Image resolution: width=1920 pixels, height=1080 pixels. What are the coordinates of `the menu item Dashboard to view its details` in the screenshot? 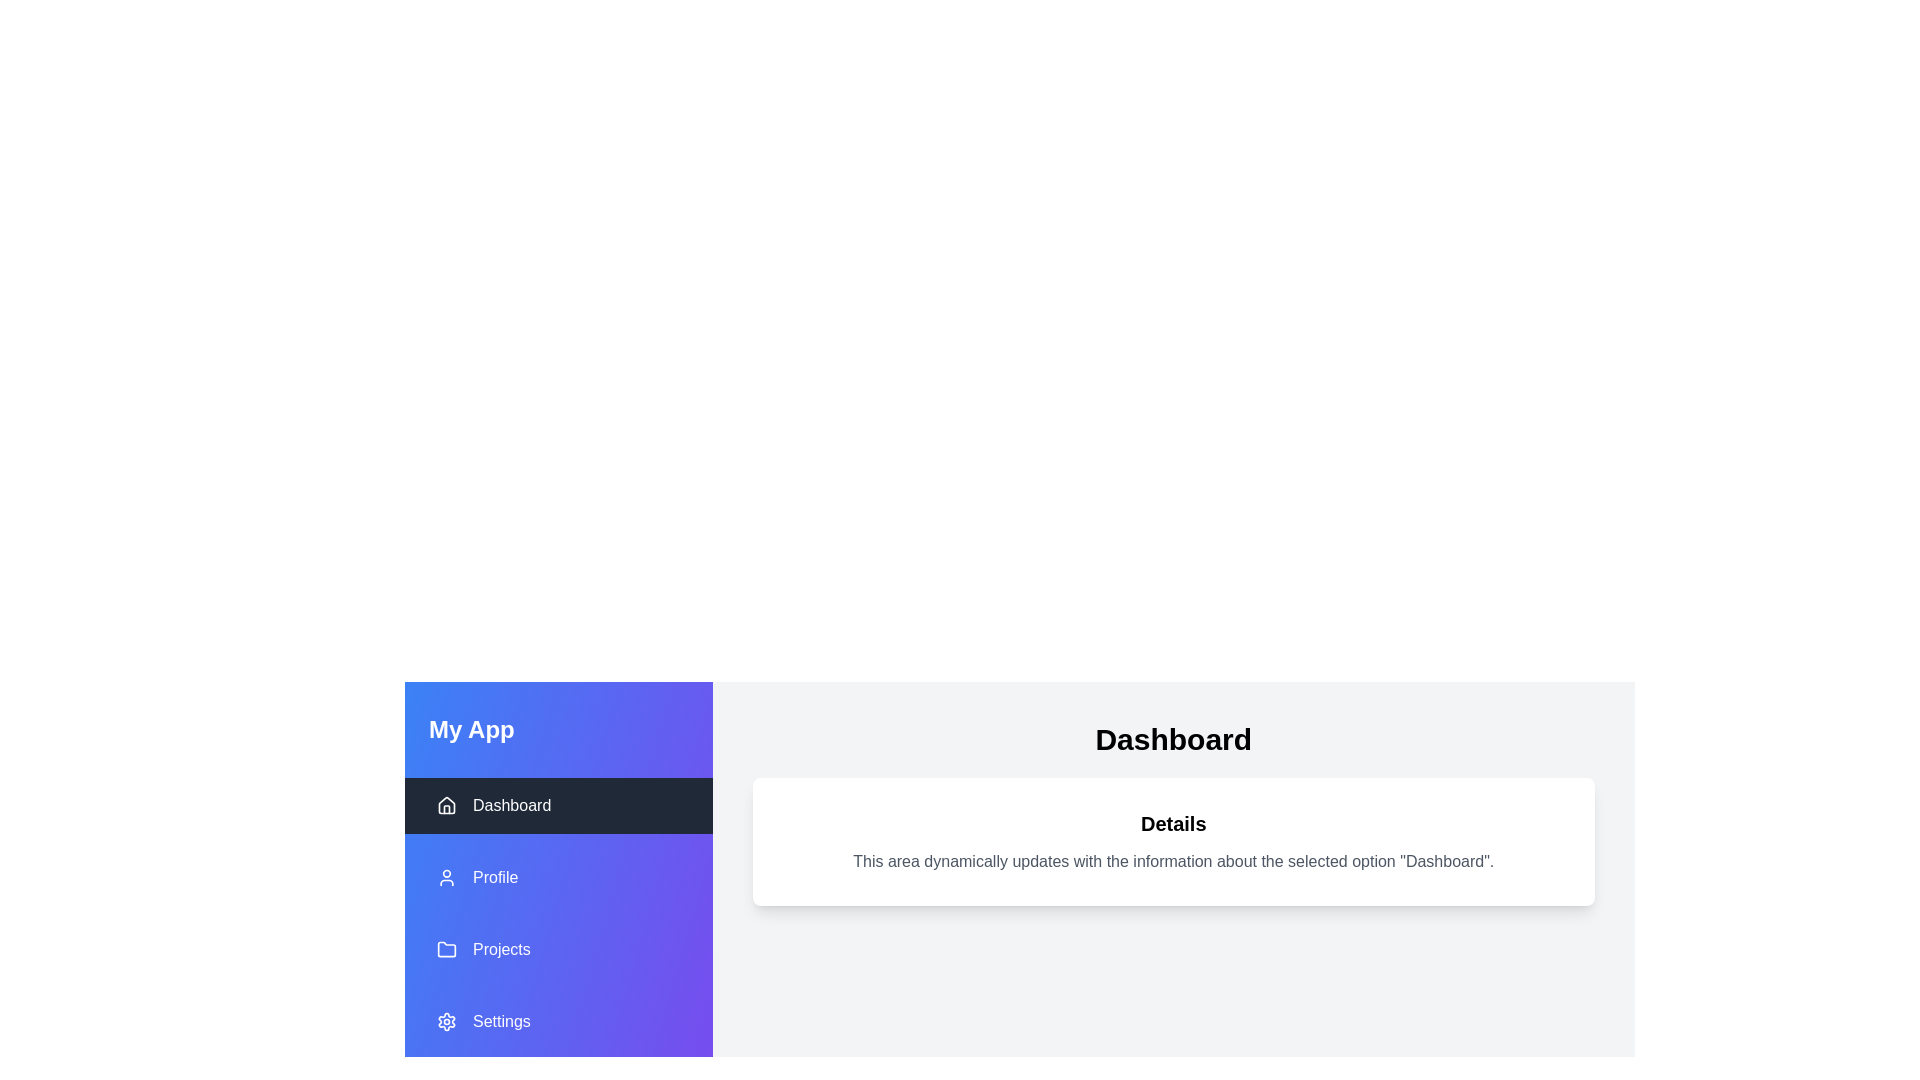 It's located at (558, 805).